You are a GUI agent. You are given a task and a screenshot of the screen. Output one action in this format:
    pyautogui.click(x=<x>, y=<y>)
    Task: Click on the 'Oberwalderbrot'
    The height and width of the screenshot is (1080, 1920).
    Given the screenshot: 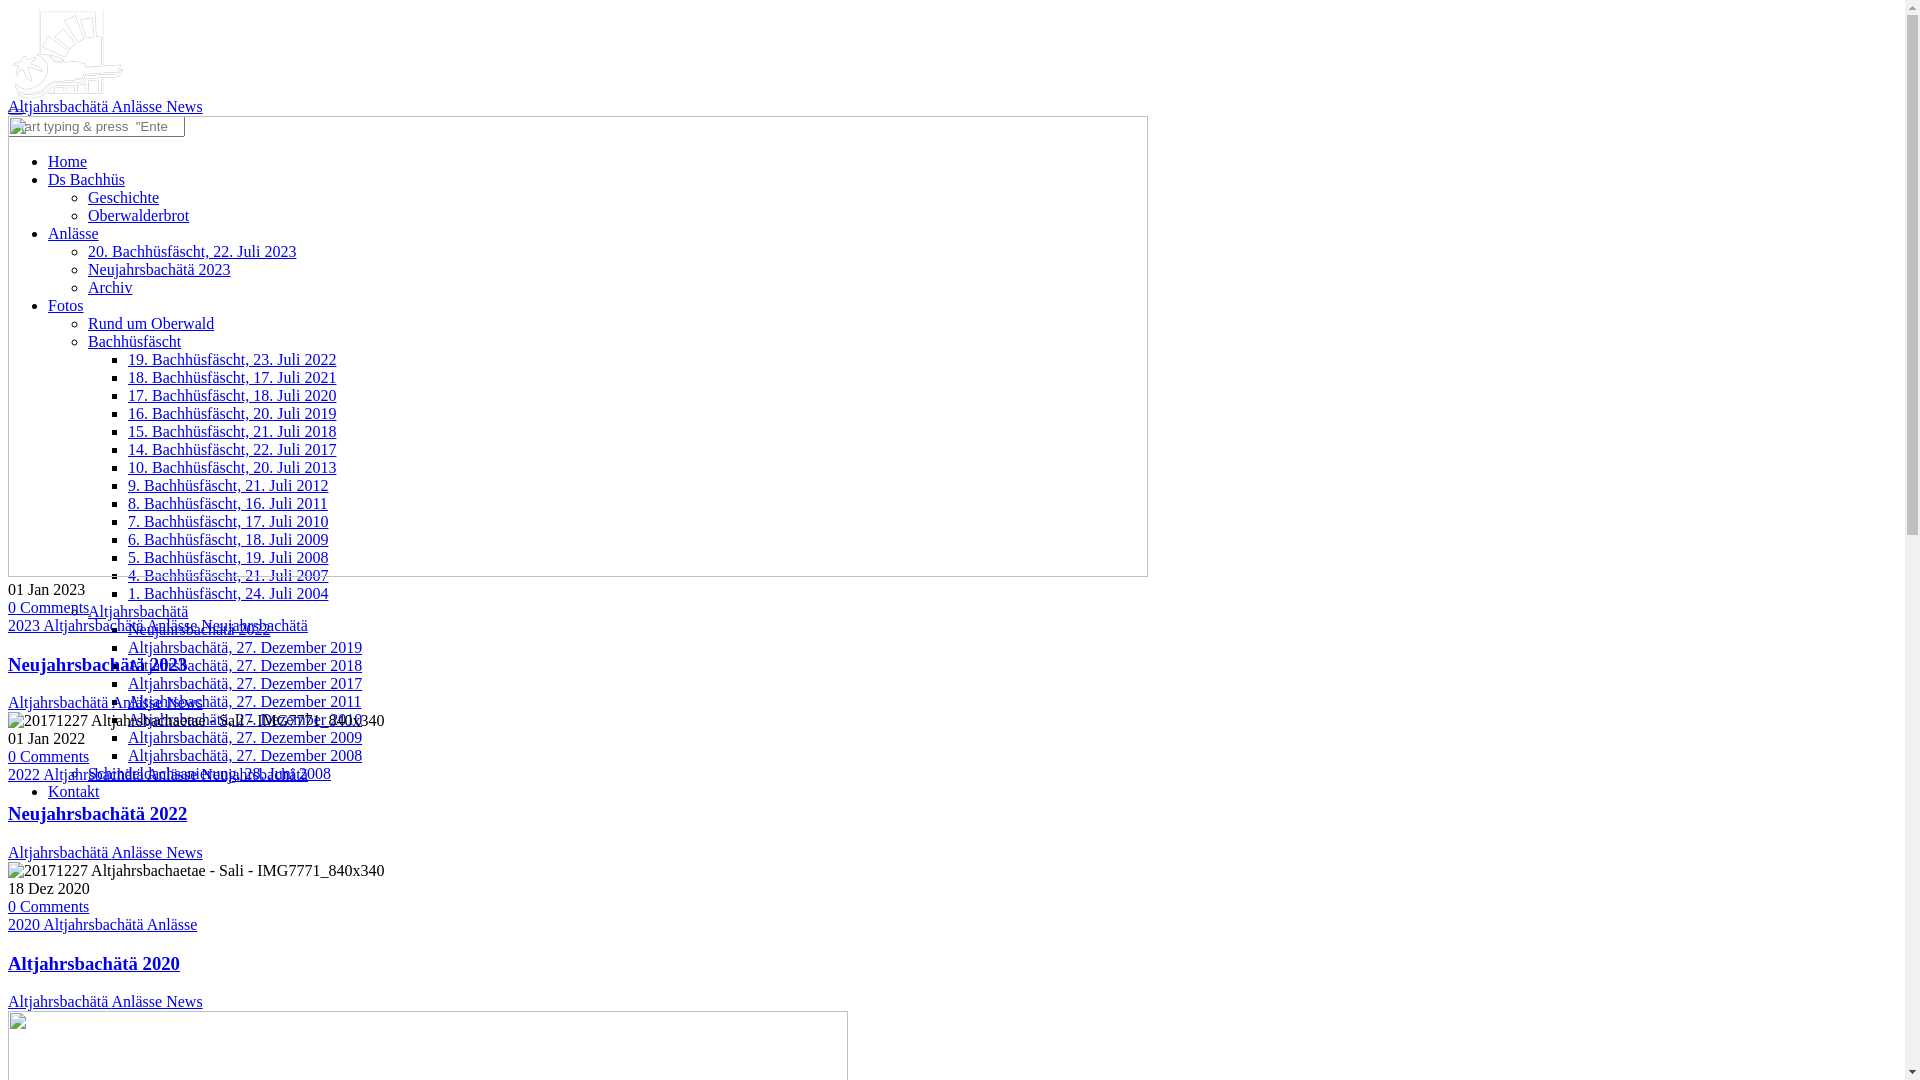 What is the action you would take?
    pyautogui.click(x=137, y=215)
    